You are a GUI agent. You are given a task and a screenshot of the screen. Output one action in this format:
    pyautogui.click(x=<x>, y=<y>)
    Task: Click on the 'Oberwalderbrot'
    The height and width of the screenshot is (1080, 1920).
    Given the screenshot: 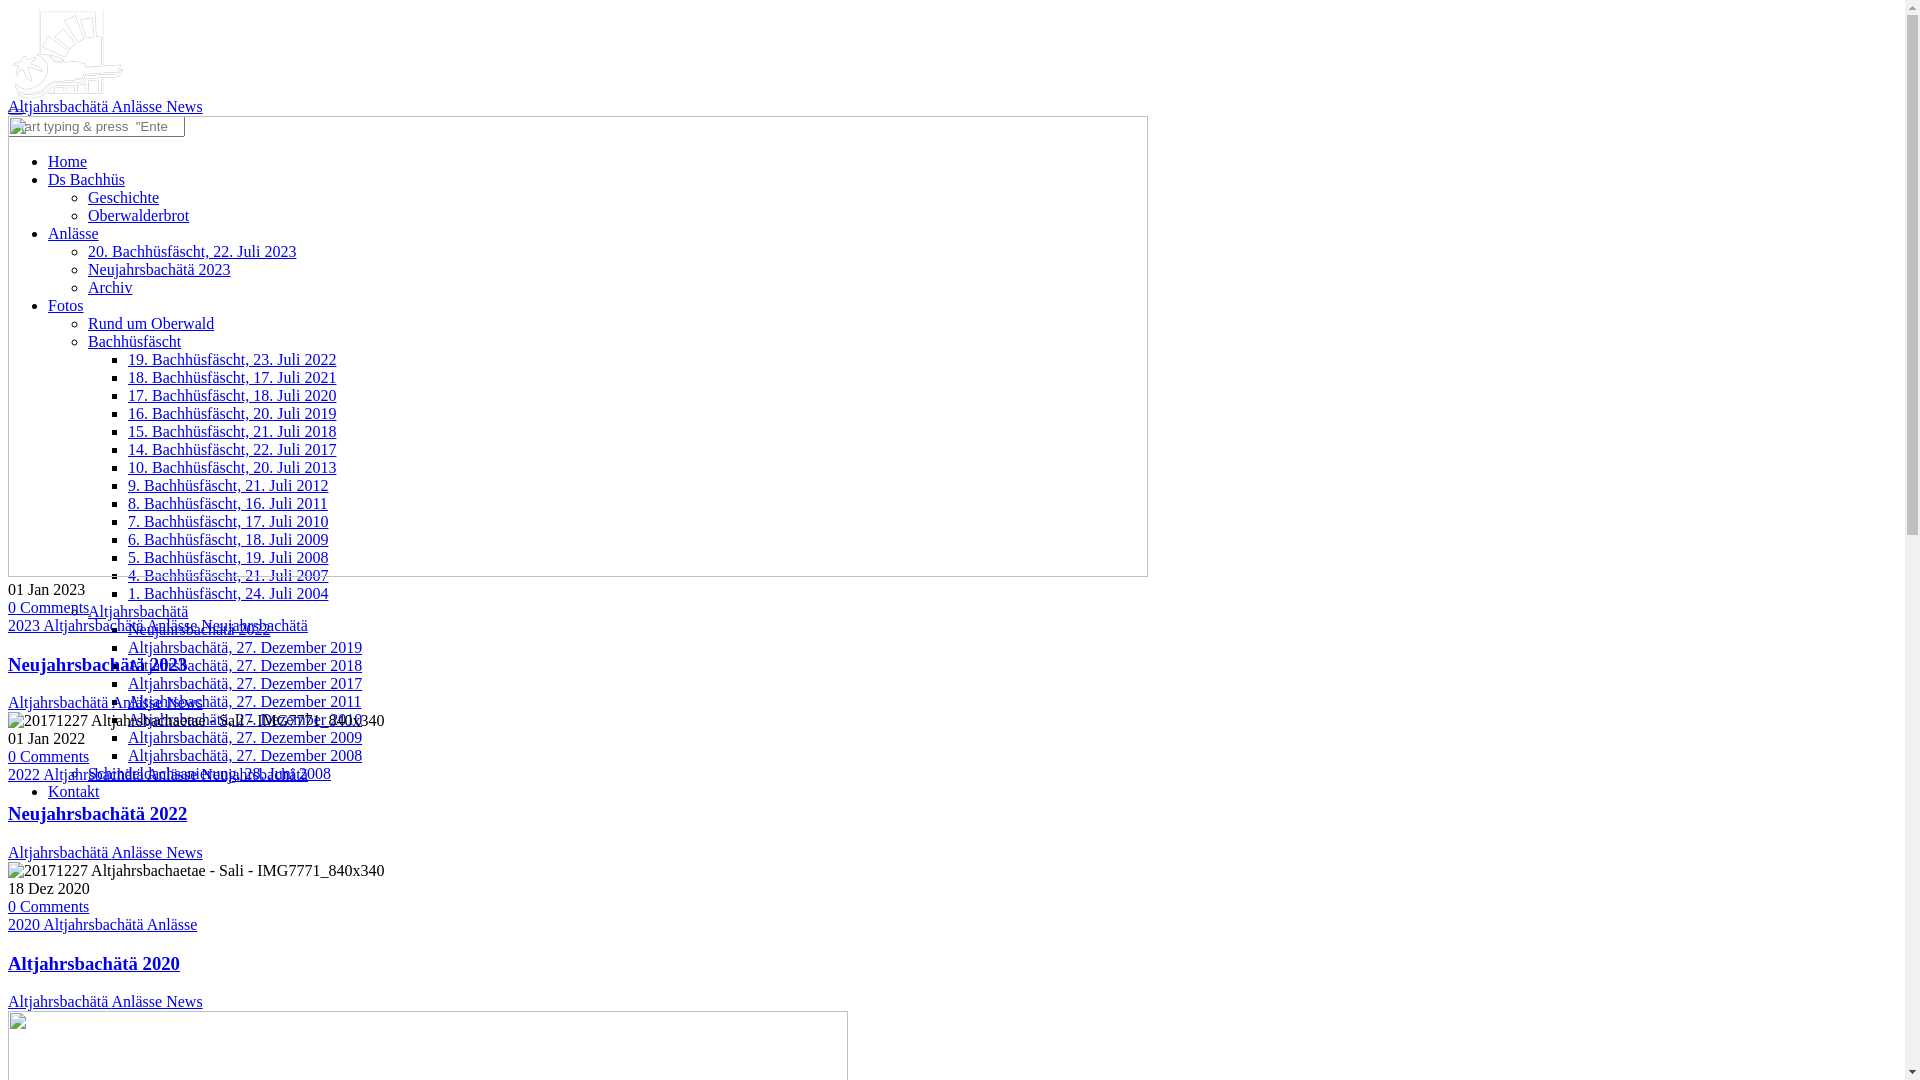 What is the action you would take?
    pyautogui.click(x=137, y=215)
    